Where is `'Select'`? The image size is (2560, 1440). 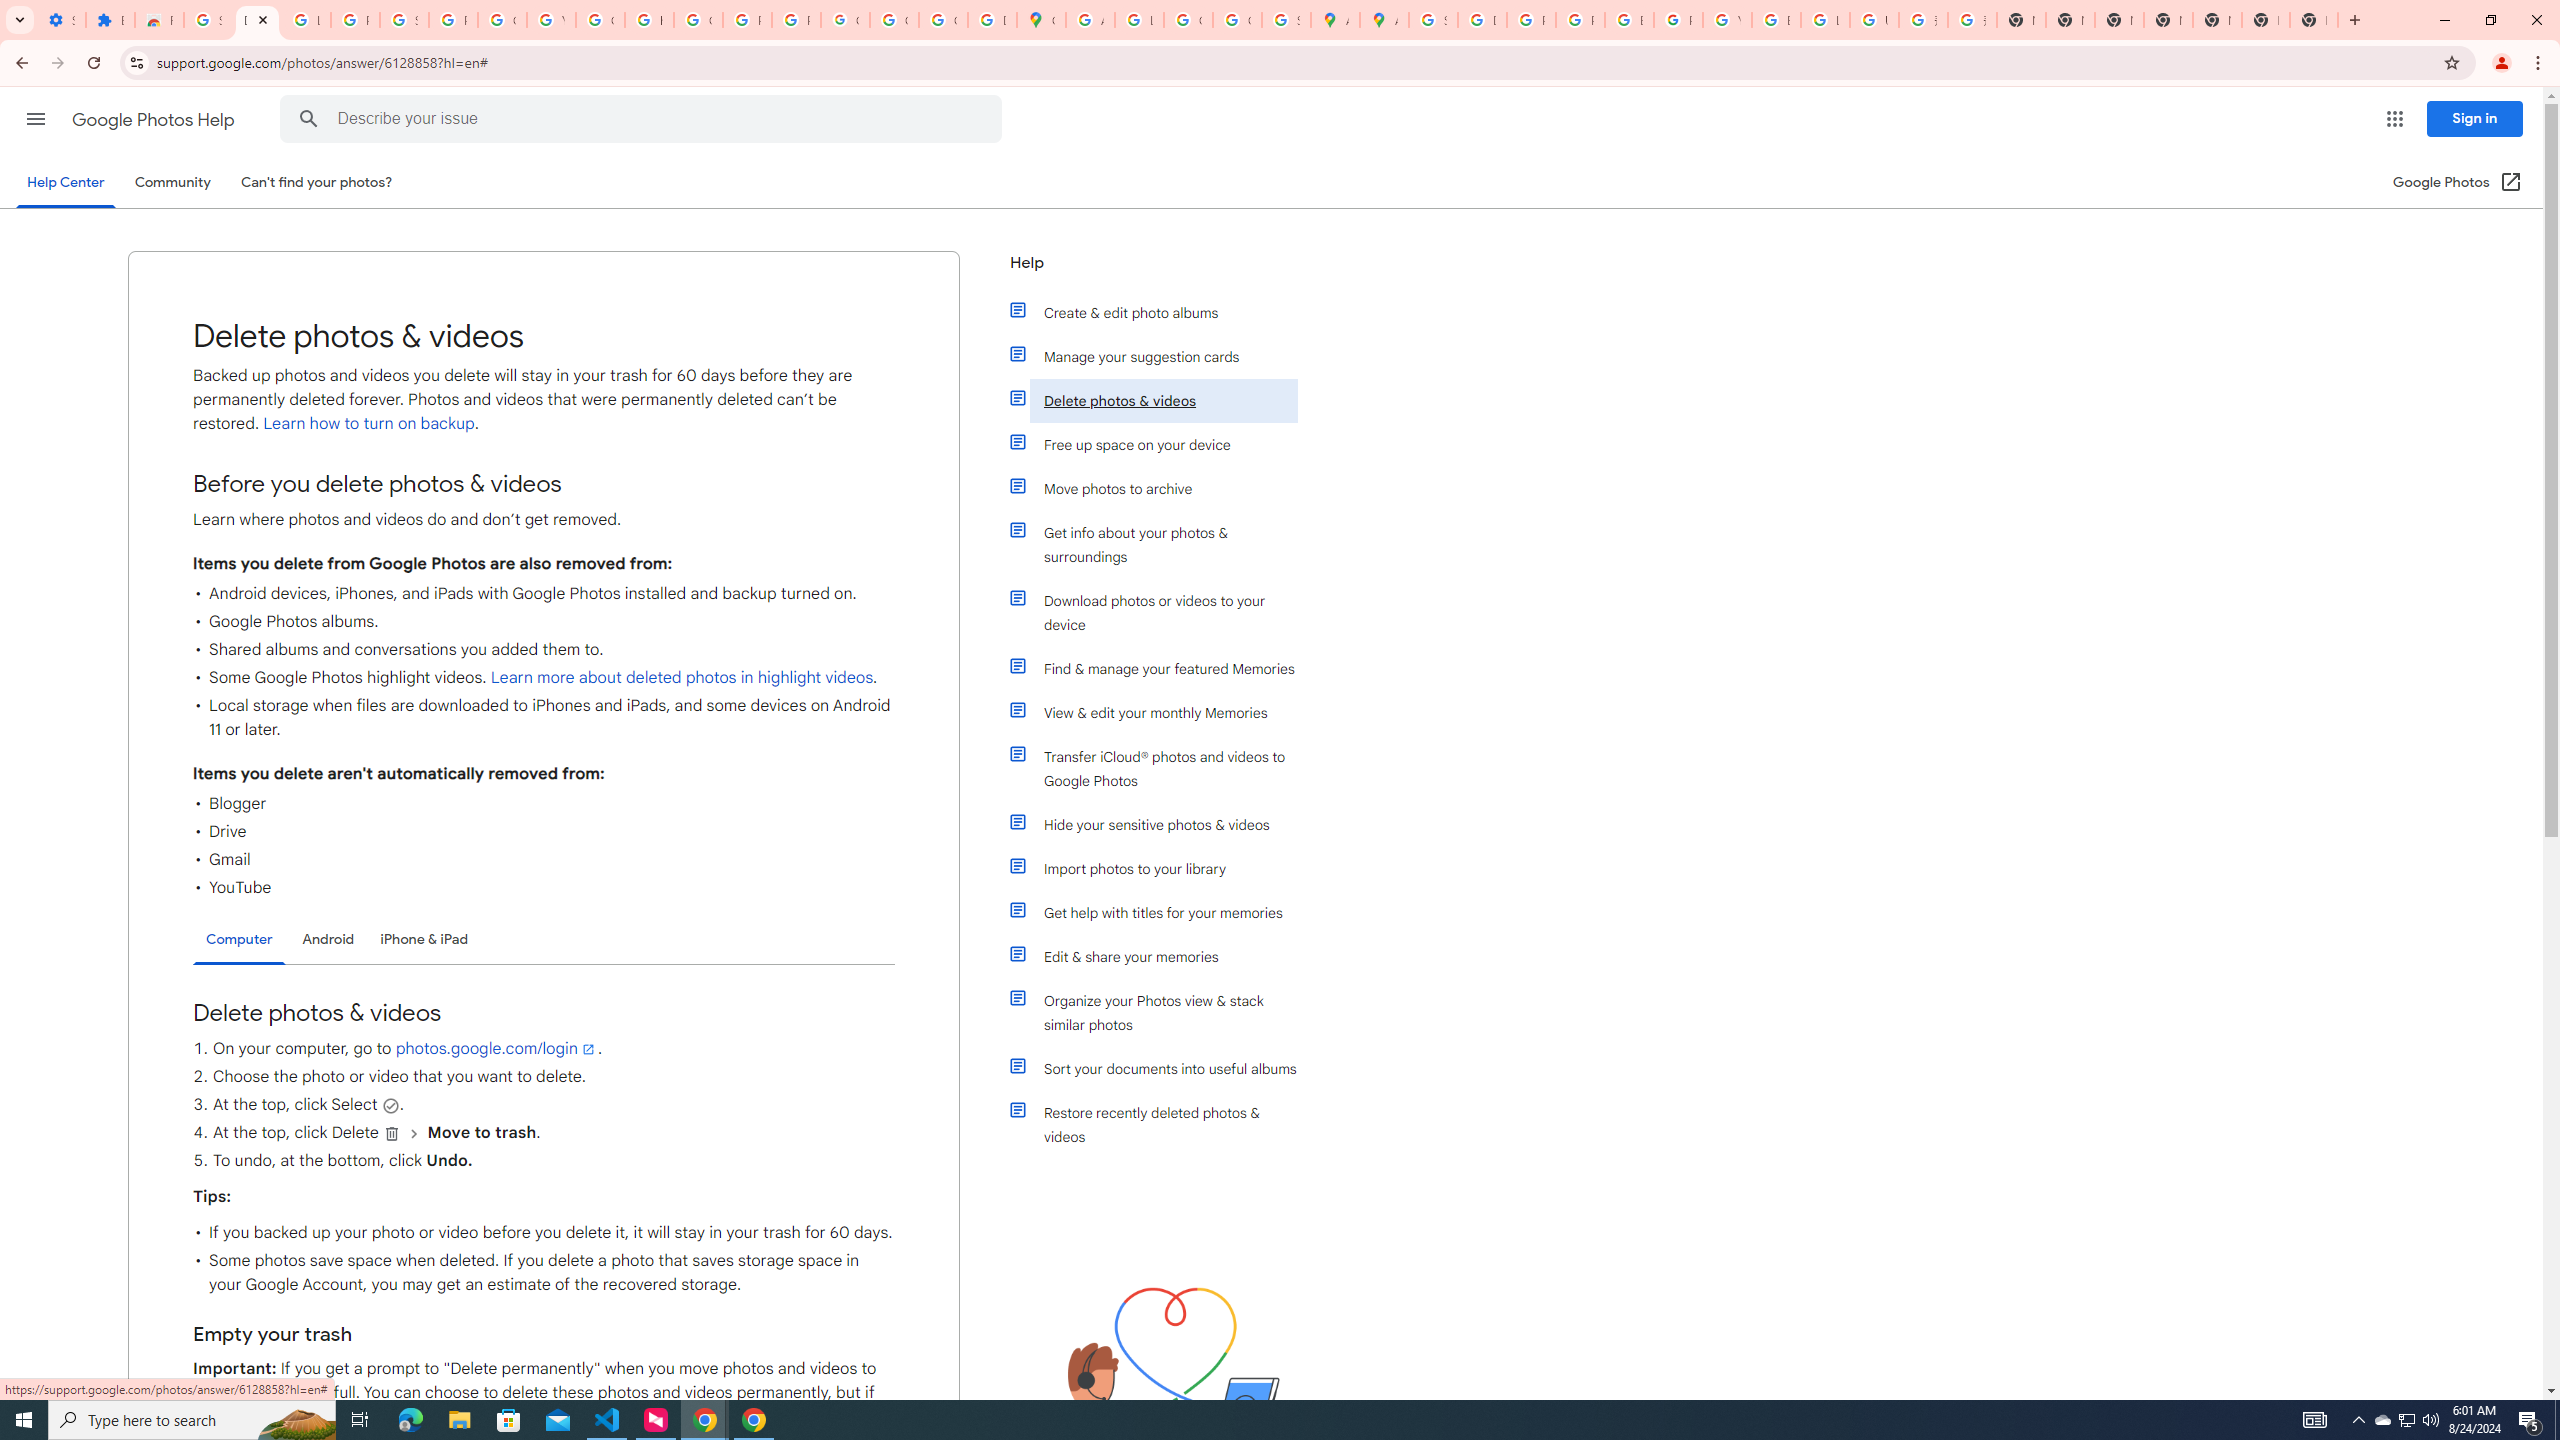 'Select' is located at coordinates (390, 1104).